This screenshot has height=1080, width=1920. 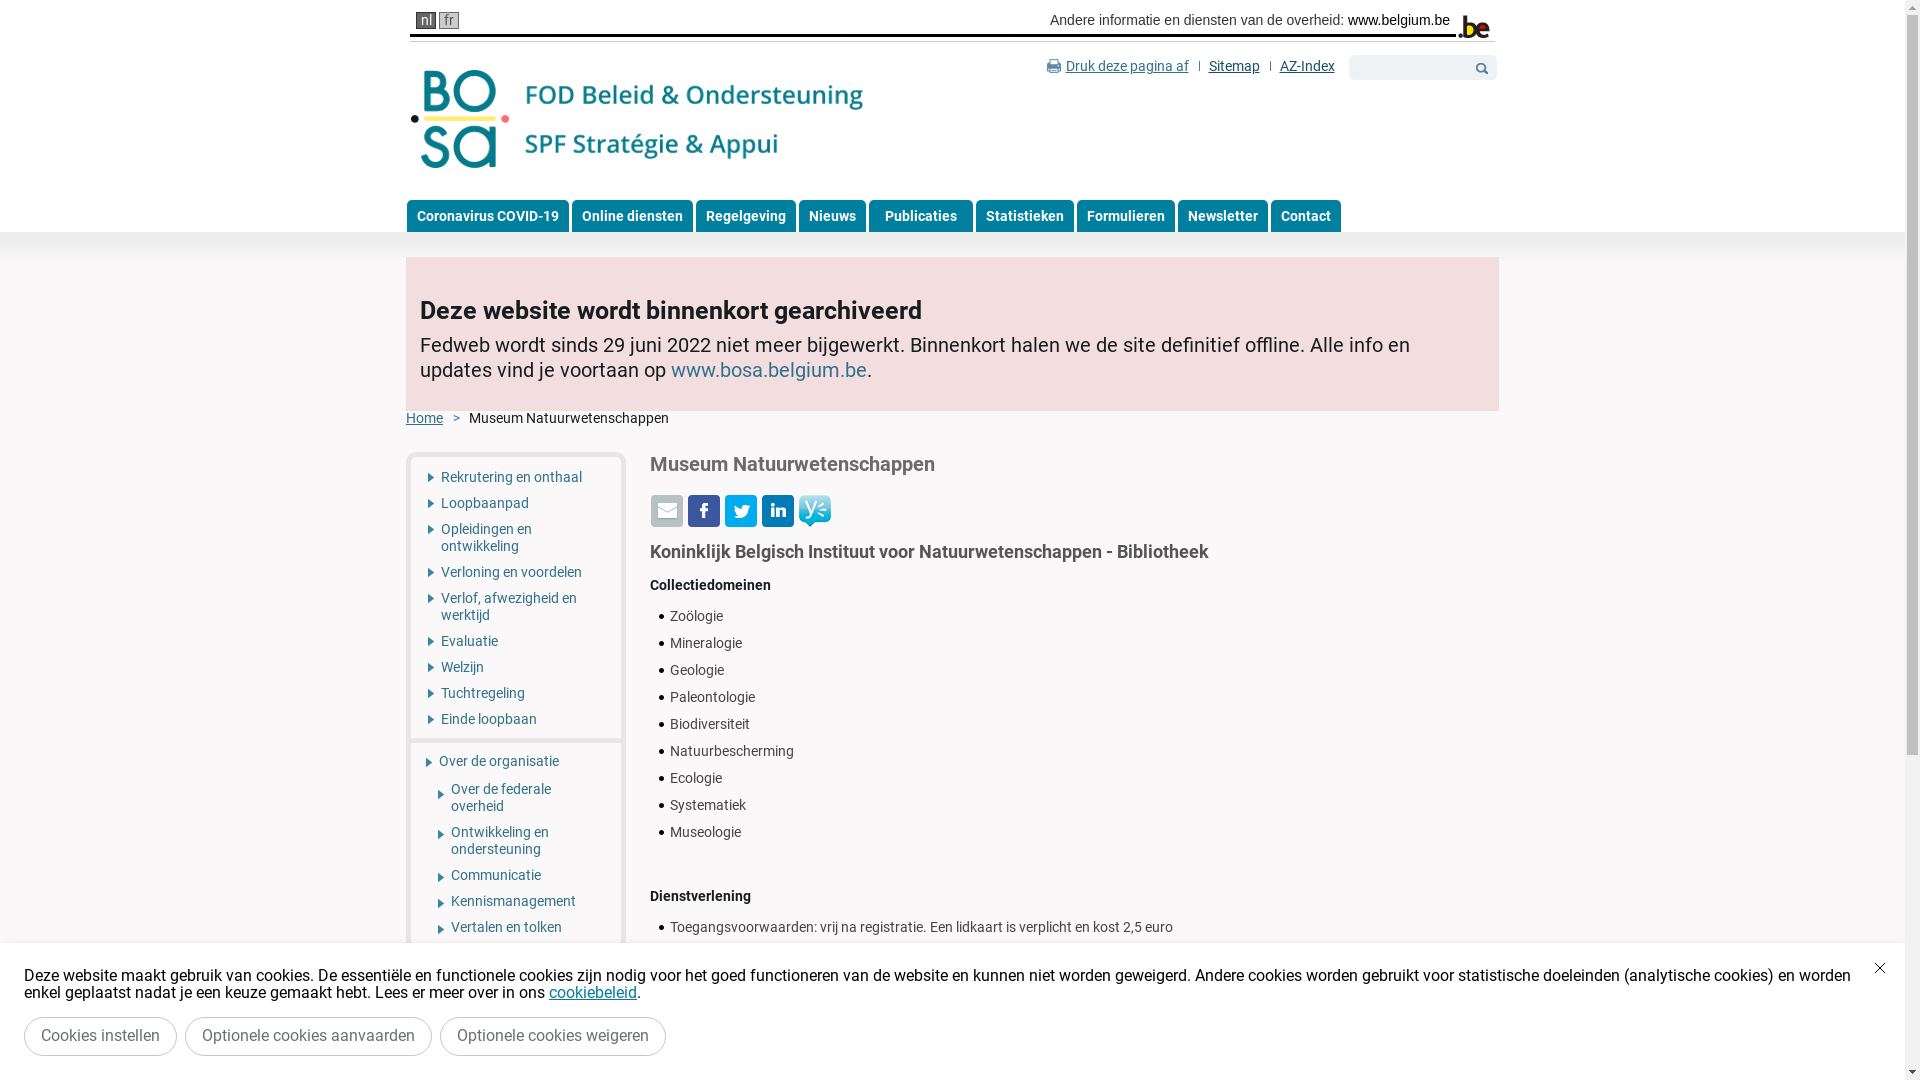 What do you see at coordinates (99, 1035) in the screenshot?
I see `'Cookies instellen'` at bounding box center [99, 1035].